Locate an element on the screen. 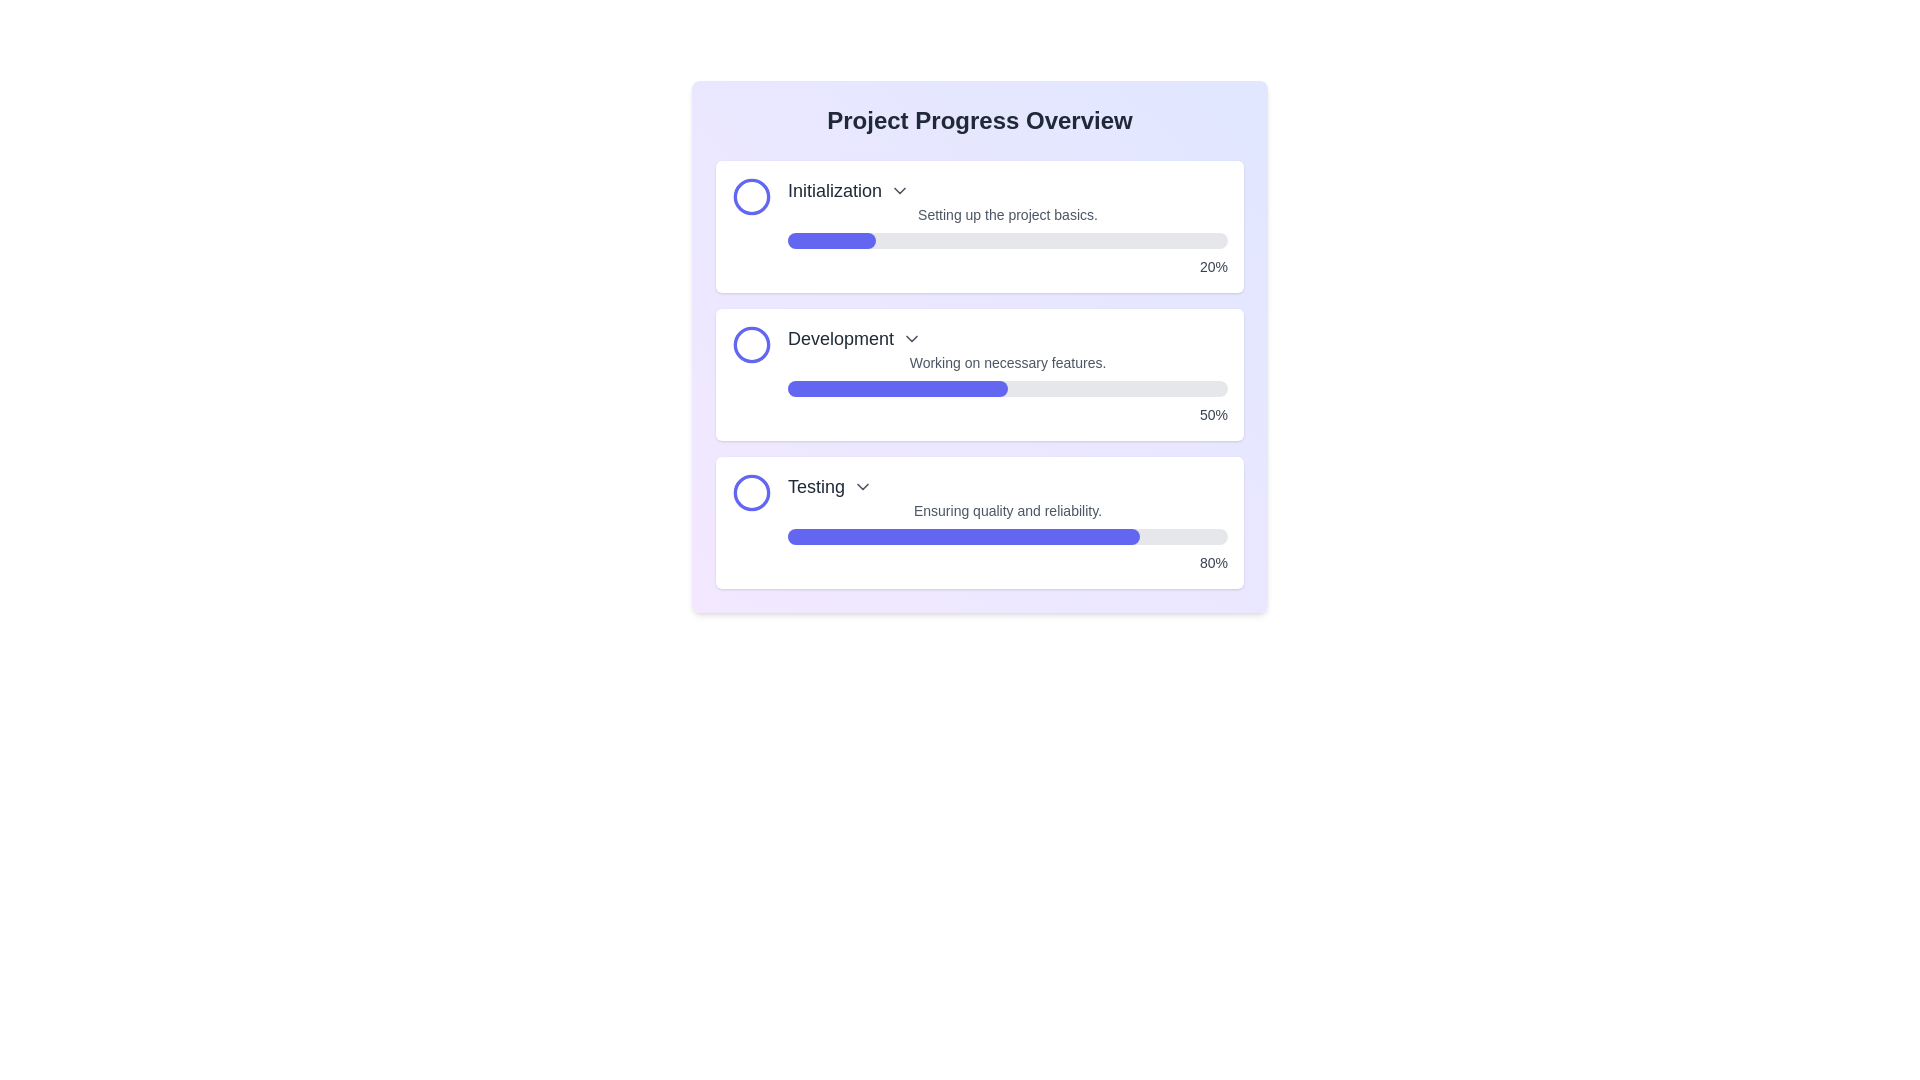 The height and width of the screenshot is (1080, 1920). the 'Development' text label which serves as a heading for the project phase in the 'Project Progress Overview' section is located at coordinates (840, 338).